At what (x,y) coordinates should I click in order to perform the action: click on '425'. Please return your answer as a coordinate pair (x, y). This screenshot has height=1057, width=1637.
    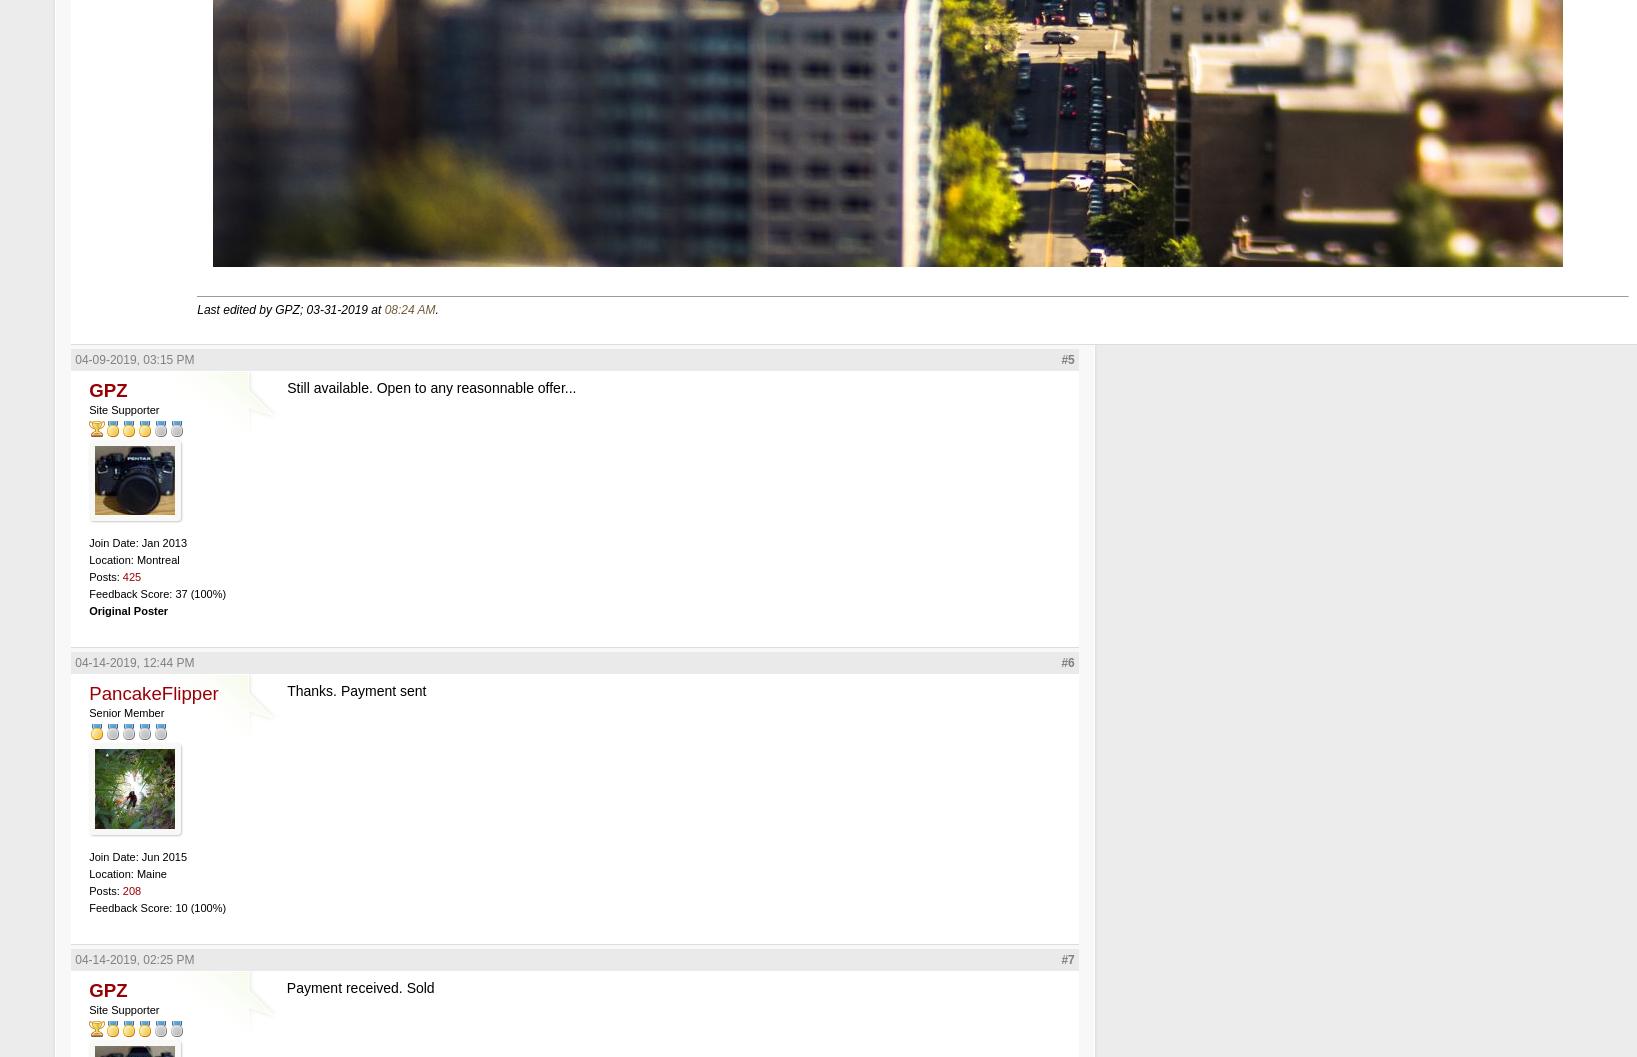
    Looking at the image, I should click on (130, 574).